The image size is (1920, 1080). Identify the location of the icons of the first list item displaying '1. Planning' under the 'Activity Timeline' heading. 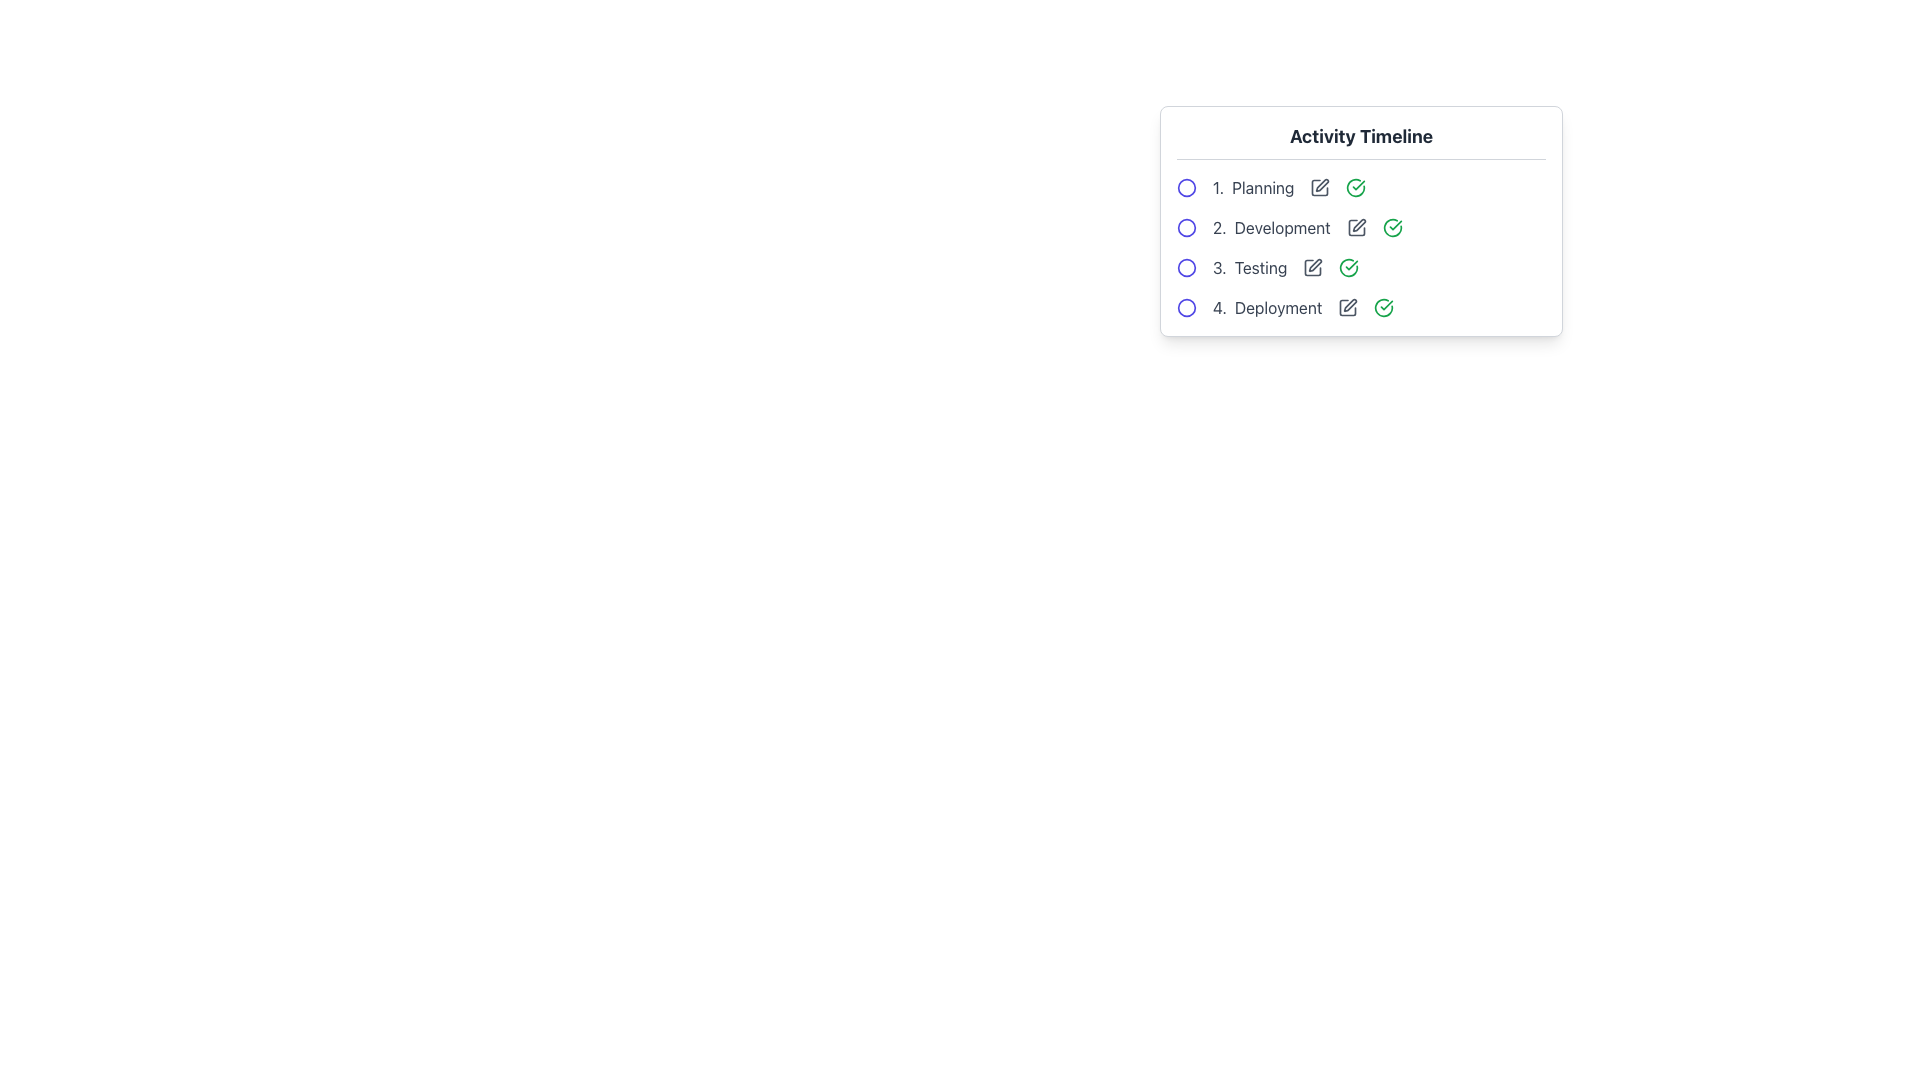
(1360, 188).